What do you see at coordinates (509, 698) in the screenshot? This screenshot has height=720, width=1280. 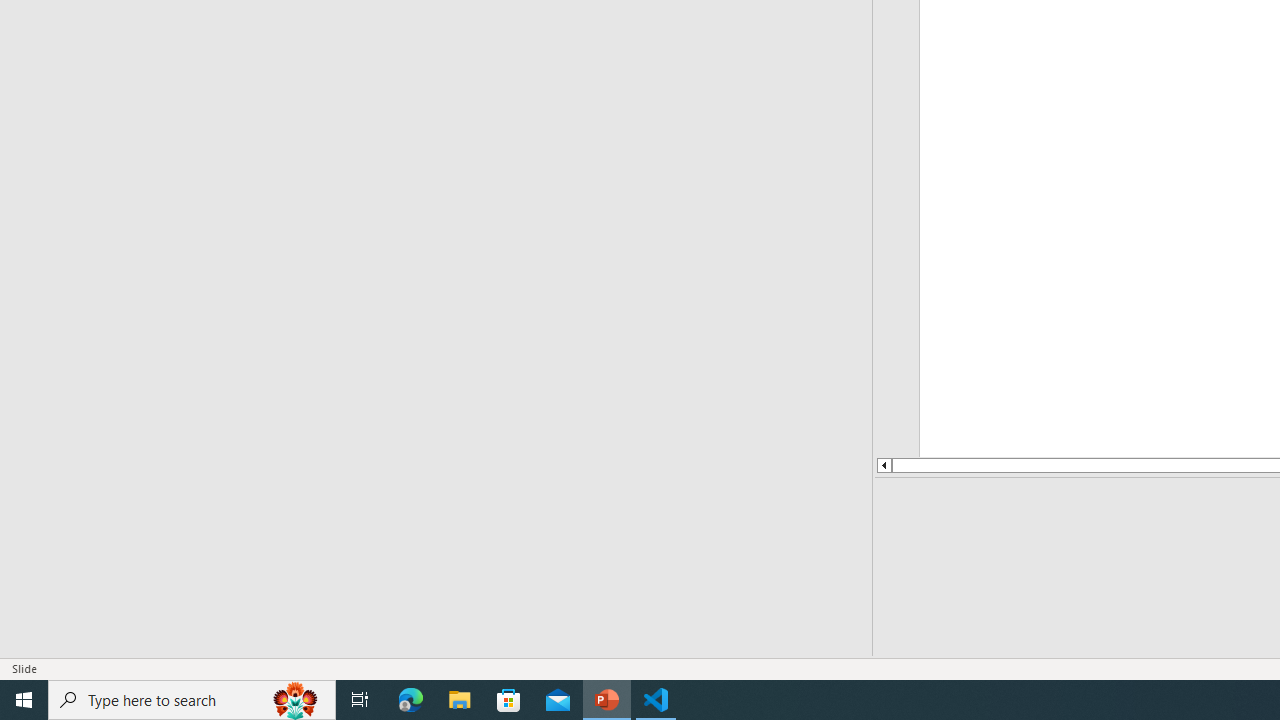 I see `'Microsoft Store'` at bounding box center [509, 698].